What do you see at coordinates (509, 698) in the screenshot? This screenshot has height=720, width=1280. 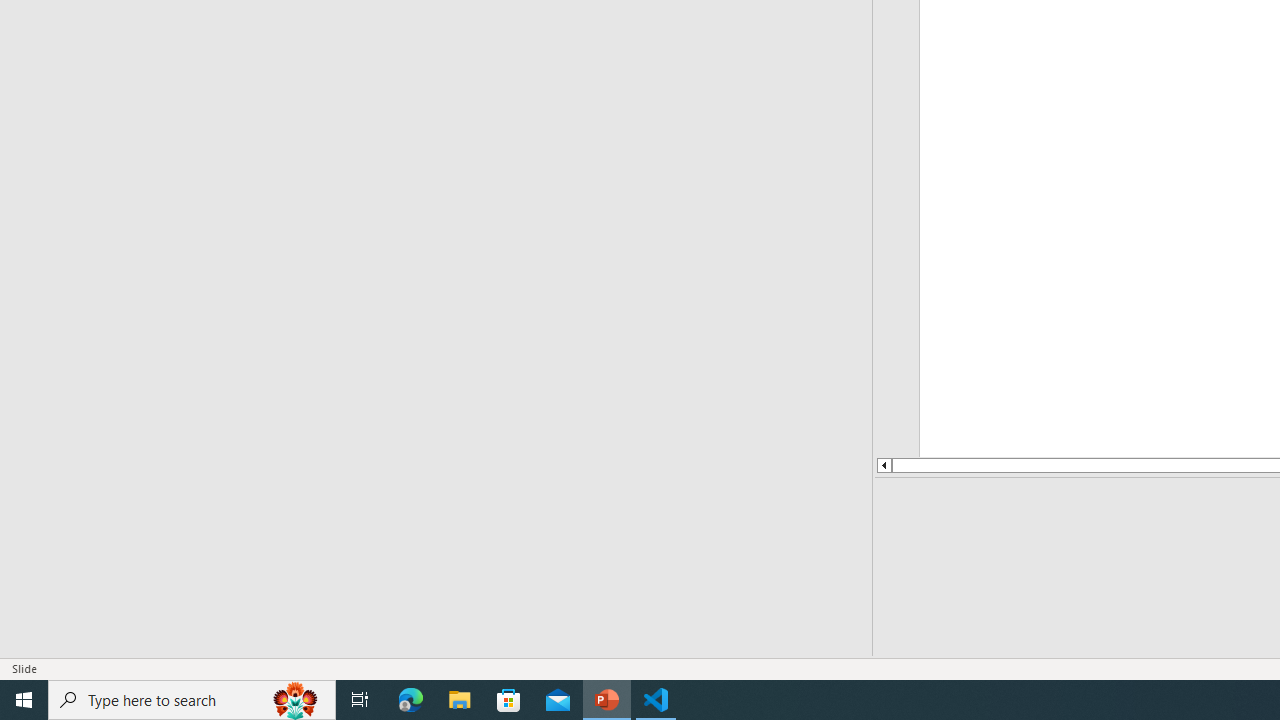 I see `'Microsoft Store'` at bounding box center [509, 698].